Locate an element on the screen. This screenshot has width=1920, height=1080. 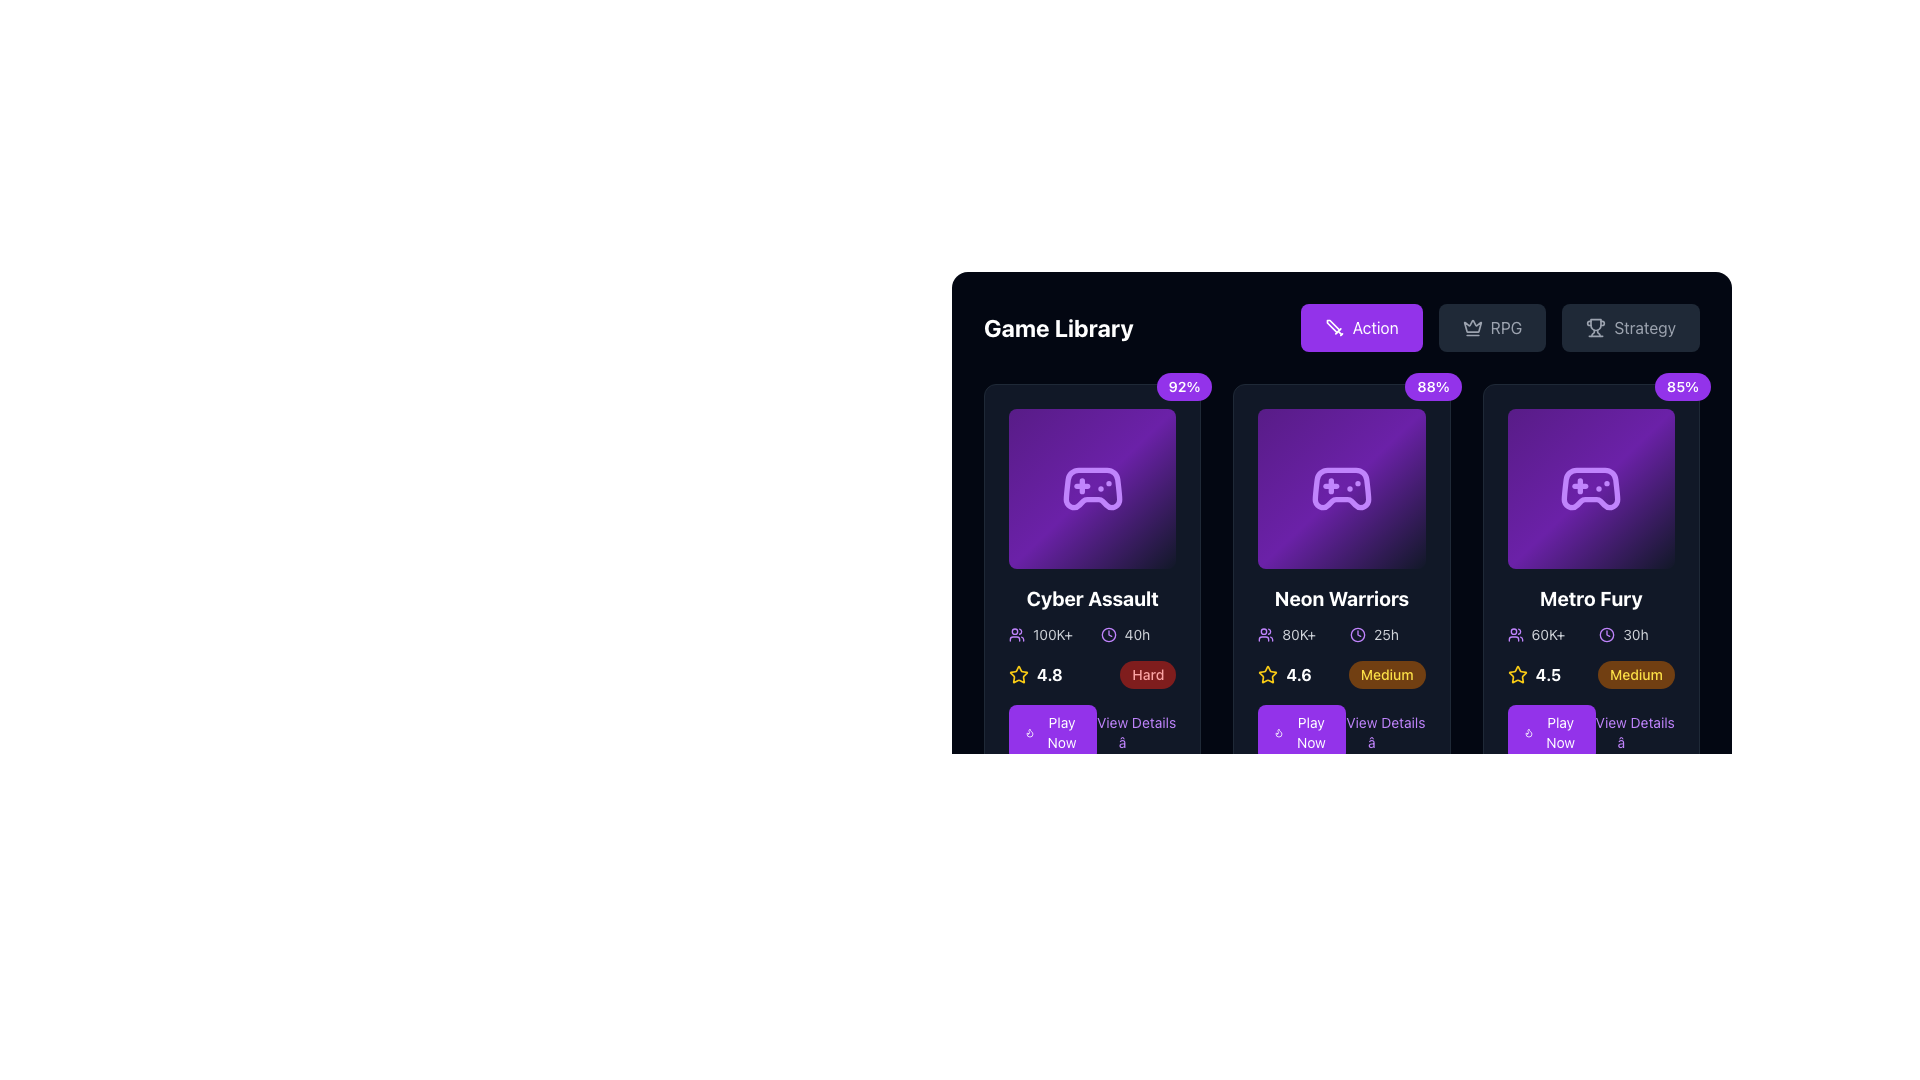
text content of the label displaying 'Cyber Assault' in bold white font, located below the gamepad icon within the card-style layout is located at coordinates (1091, 597).